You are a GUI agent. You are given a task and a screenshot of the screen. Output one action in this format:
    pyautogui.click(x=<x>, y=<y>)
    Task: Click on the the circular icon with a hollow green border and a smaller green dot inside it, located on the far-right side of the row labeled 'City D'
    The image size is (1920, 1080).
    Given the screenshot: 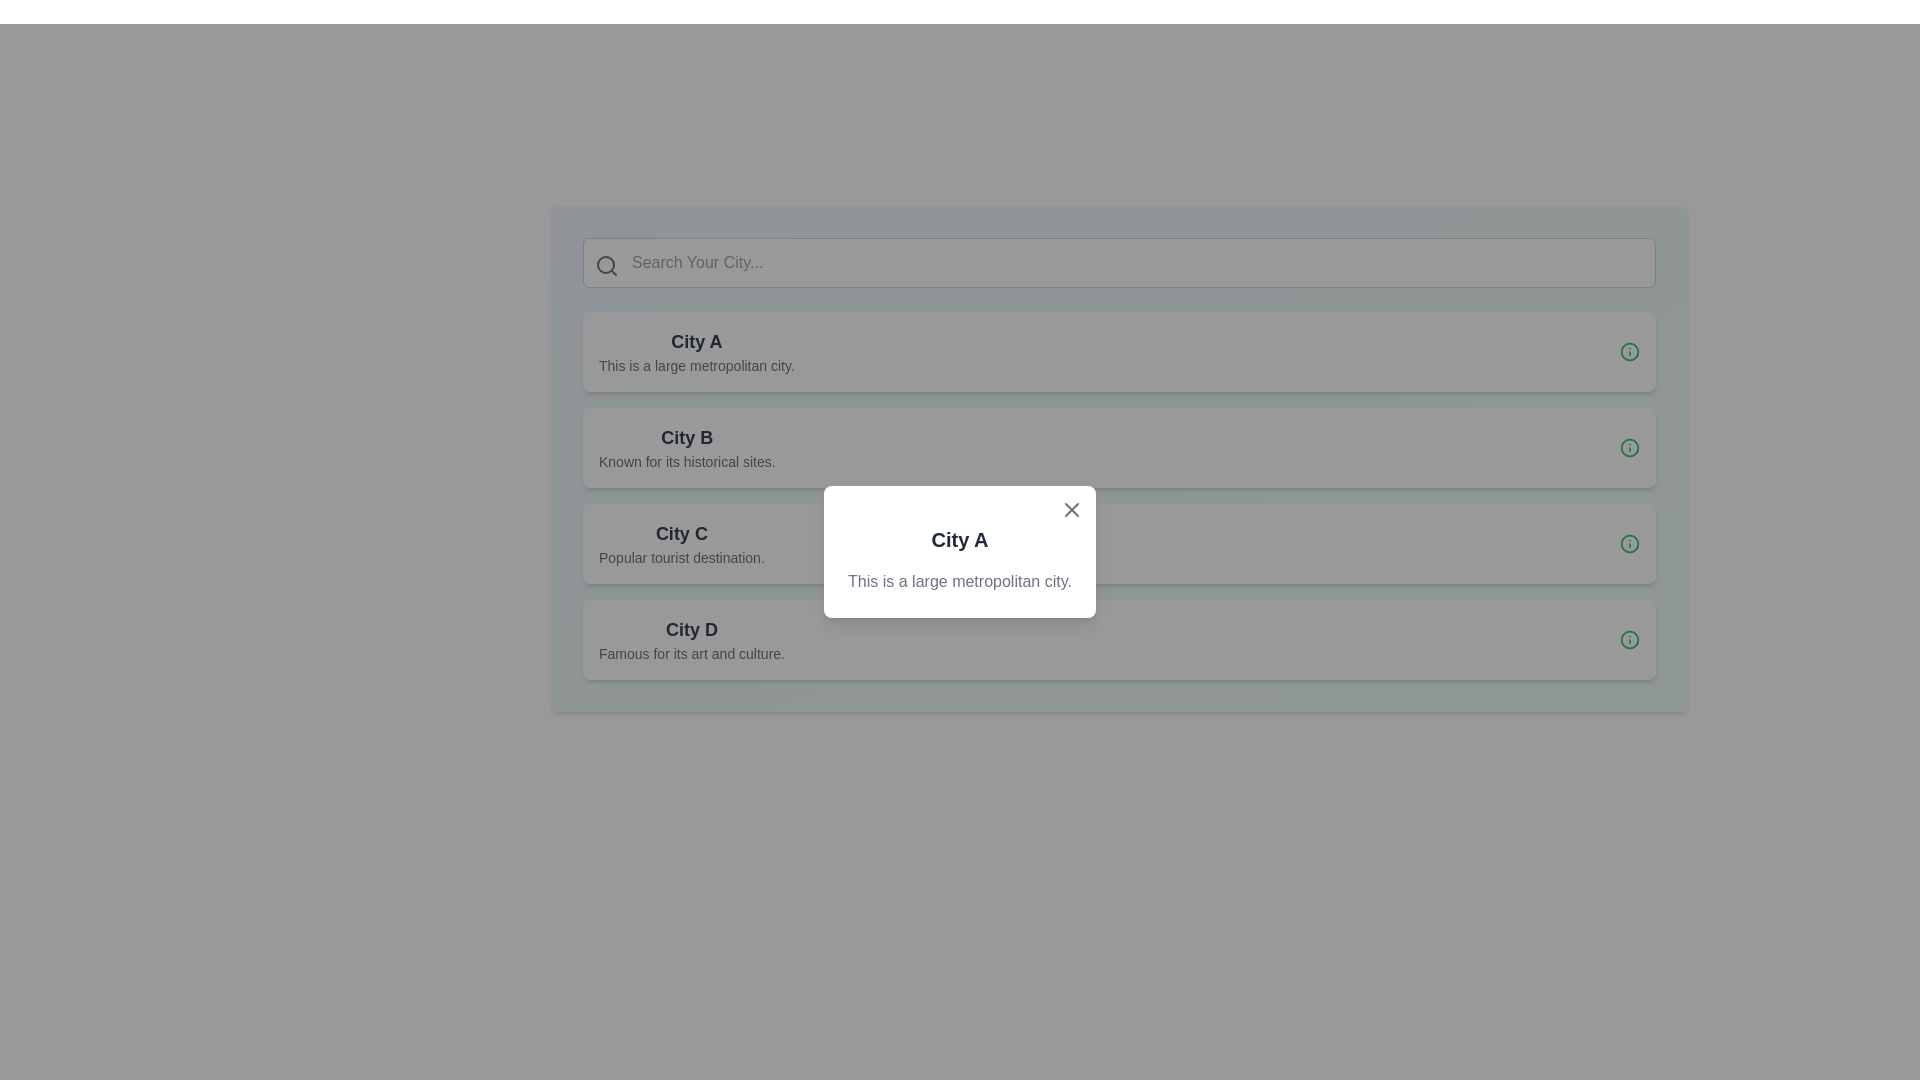 What is the action you would take?
    pyautogui.click(x=1630, y=640)
    